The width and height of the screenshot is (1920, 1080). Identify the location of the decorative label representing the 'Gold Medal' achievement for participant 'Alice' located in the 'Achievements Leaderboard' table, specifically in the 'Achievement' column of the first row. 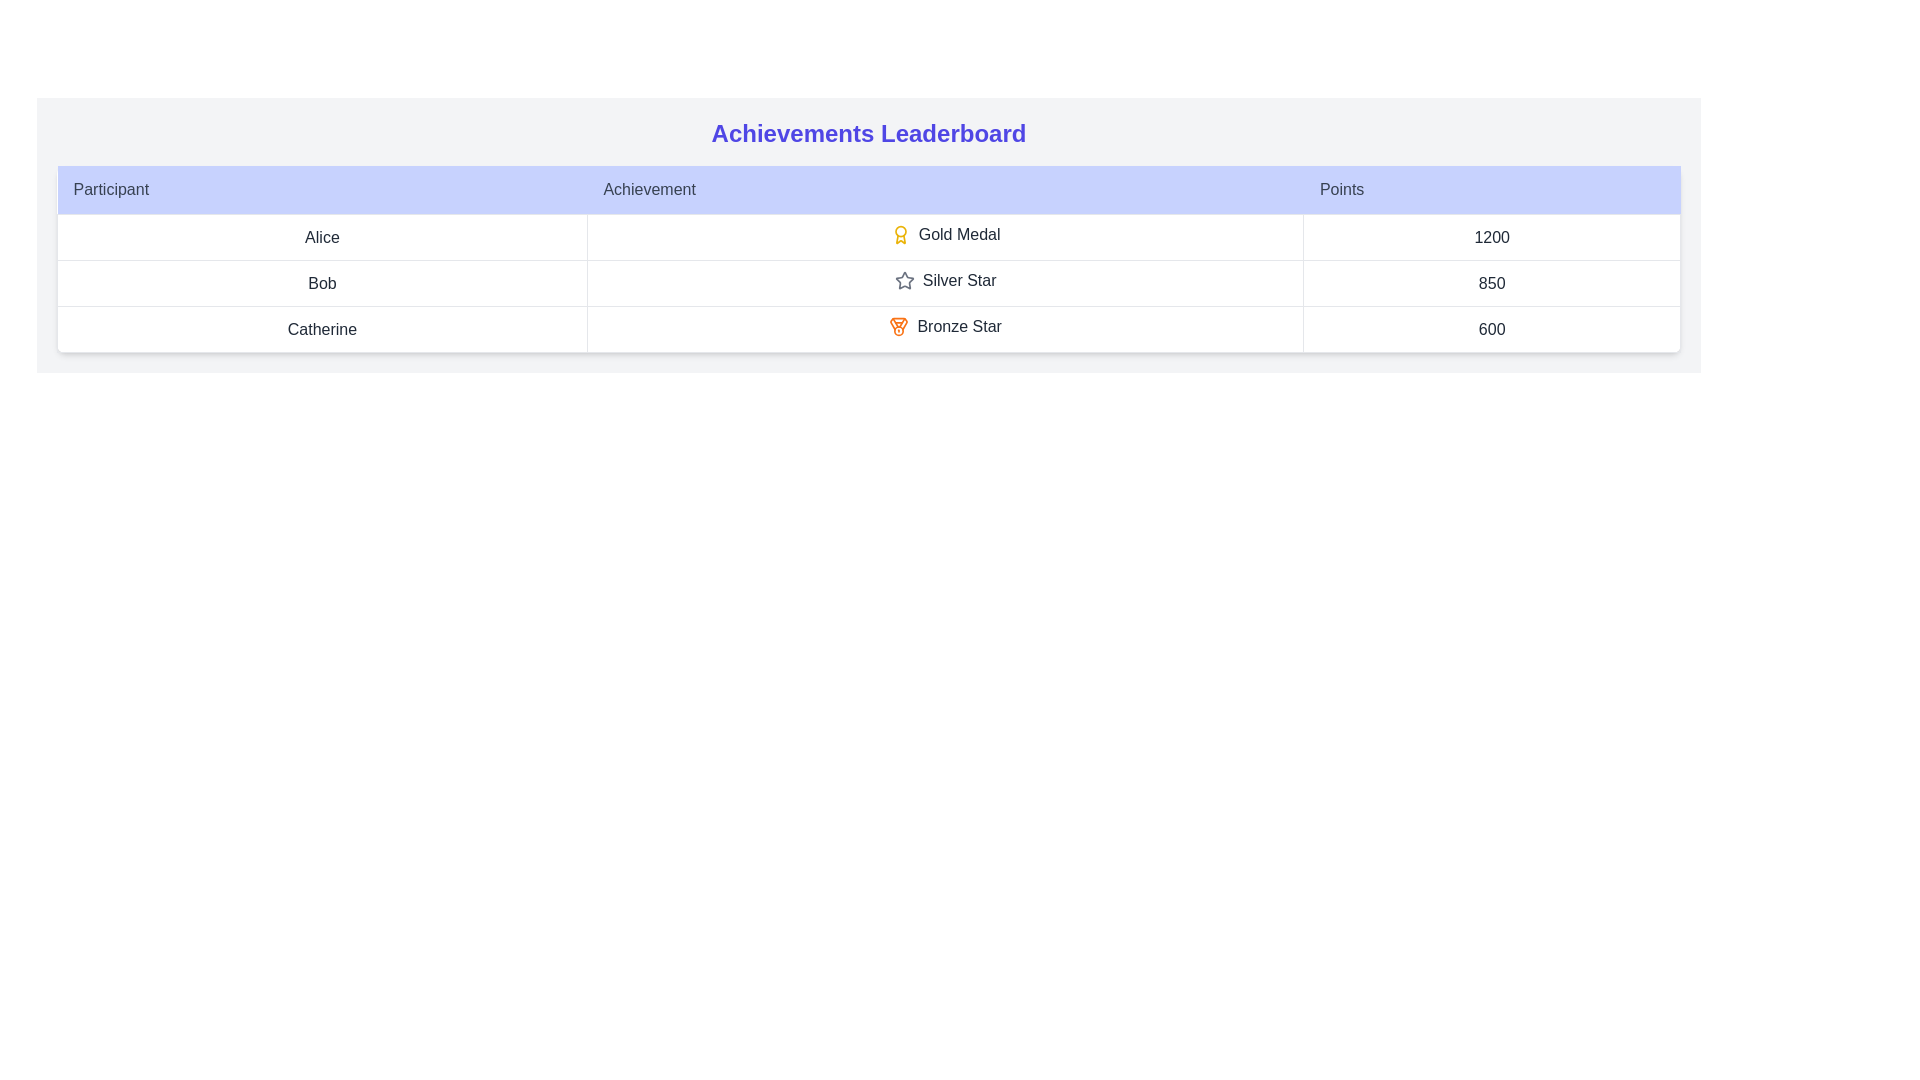
(944, 234).